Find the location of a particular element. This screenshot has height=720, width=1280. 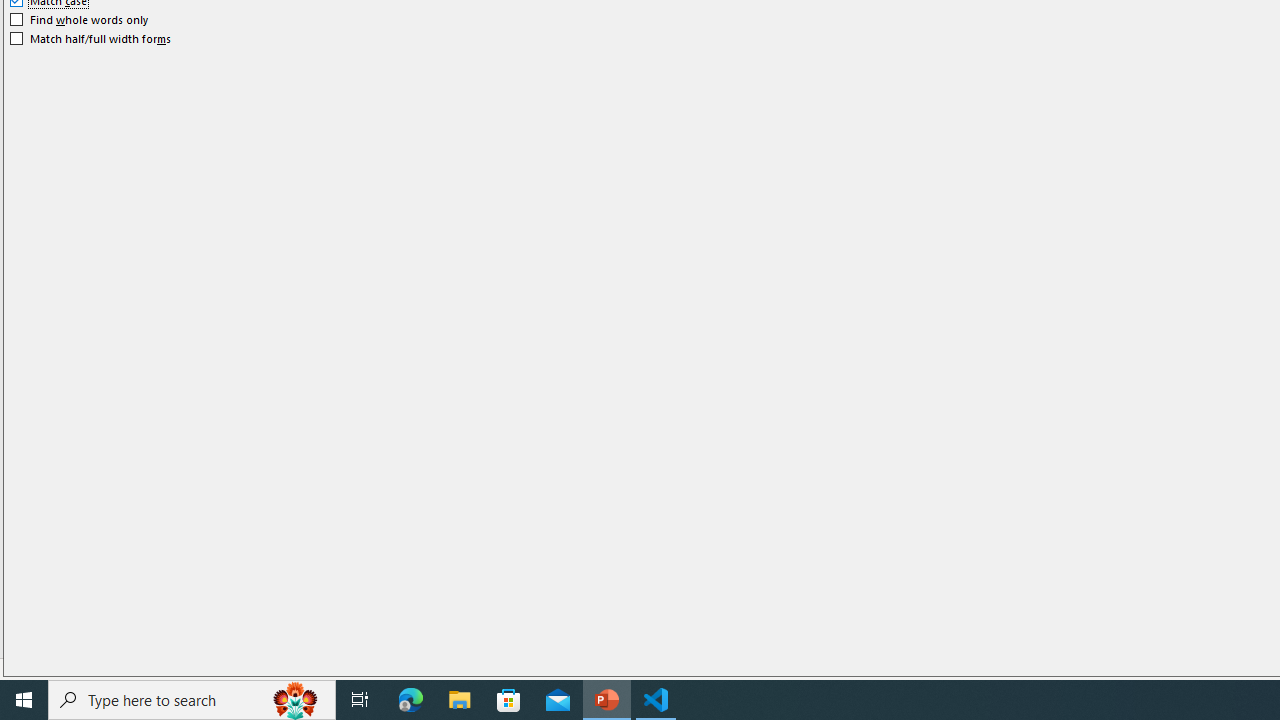

'Match half/full width forms' is located at coordinates (90, 38).